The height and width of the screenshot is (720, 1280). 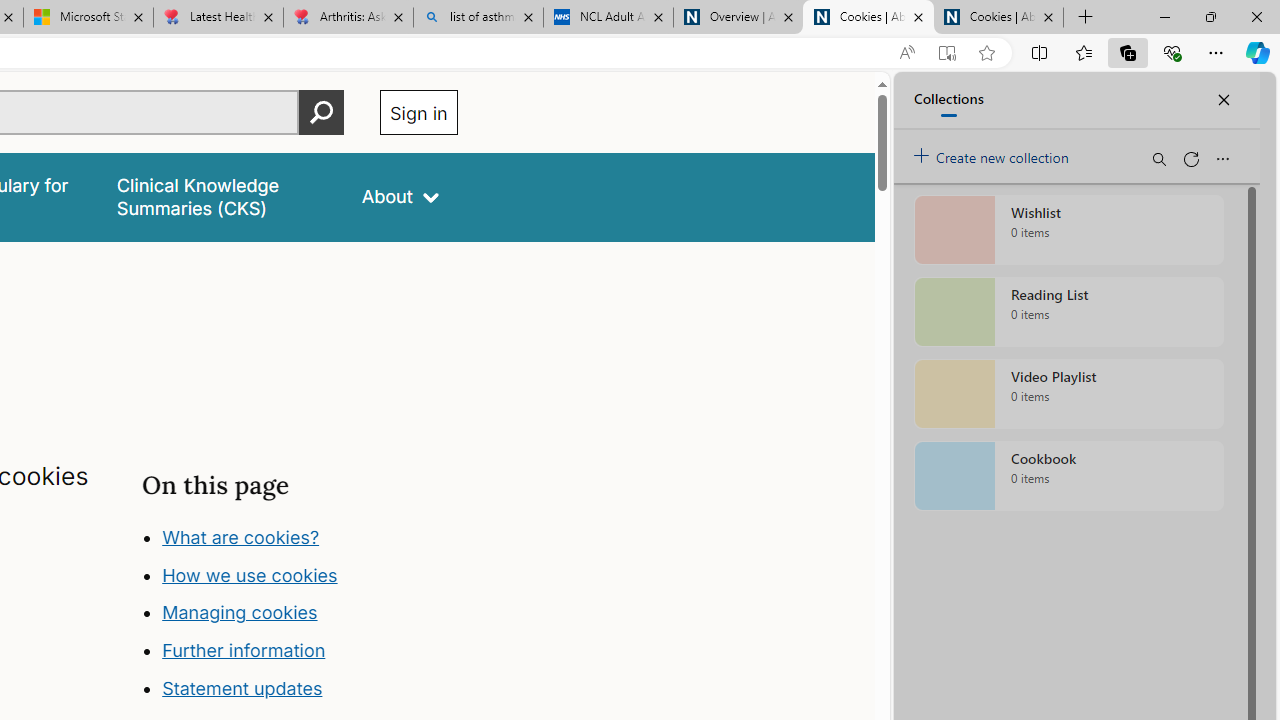 I want to click on 'Cookies | About | NICE', so click(x=999, y=17).